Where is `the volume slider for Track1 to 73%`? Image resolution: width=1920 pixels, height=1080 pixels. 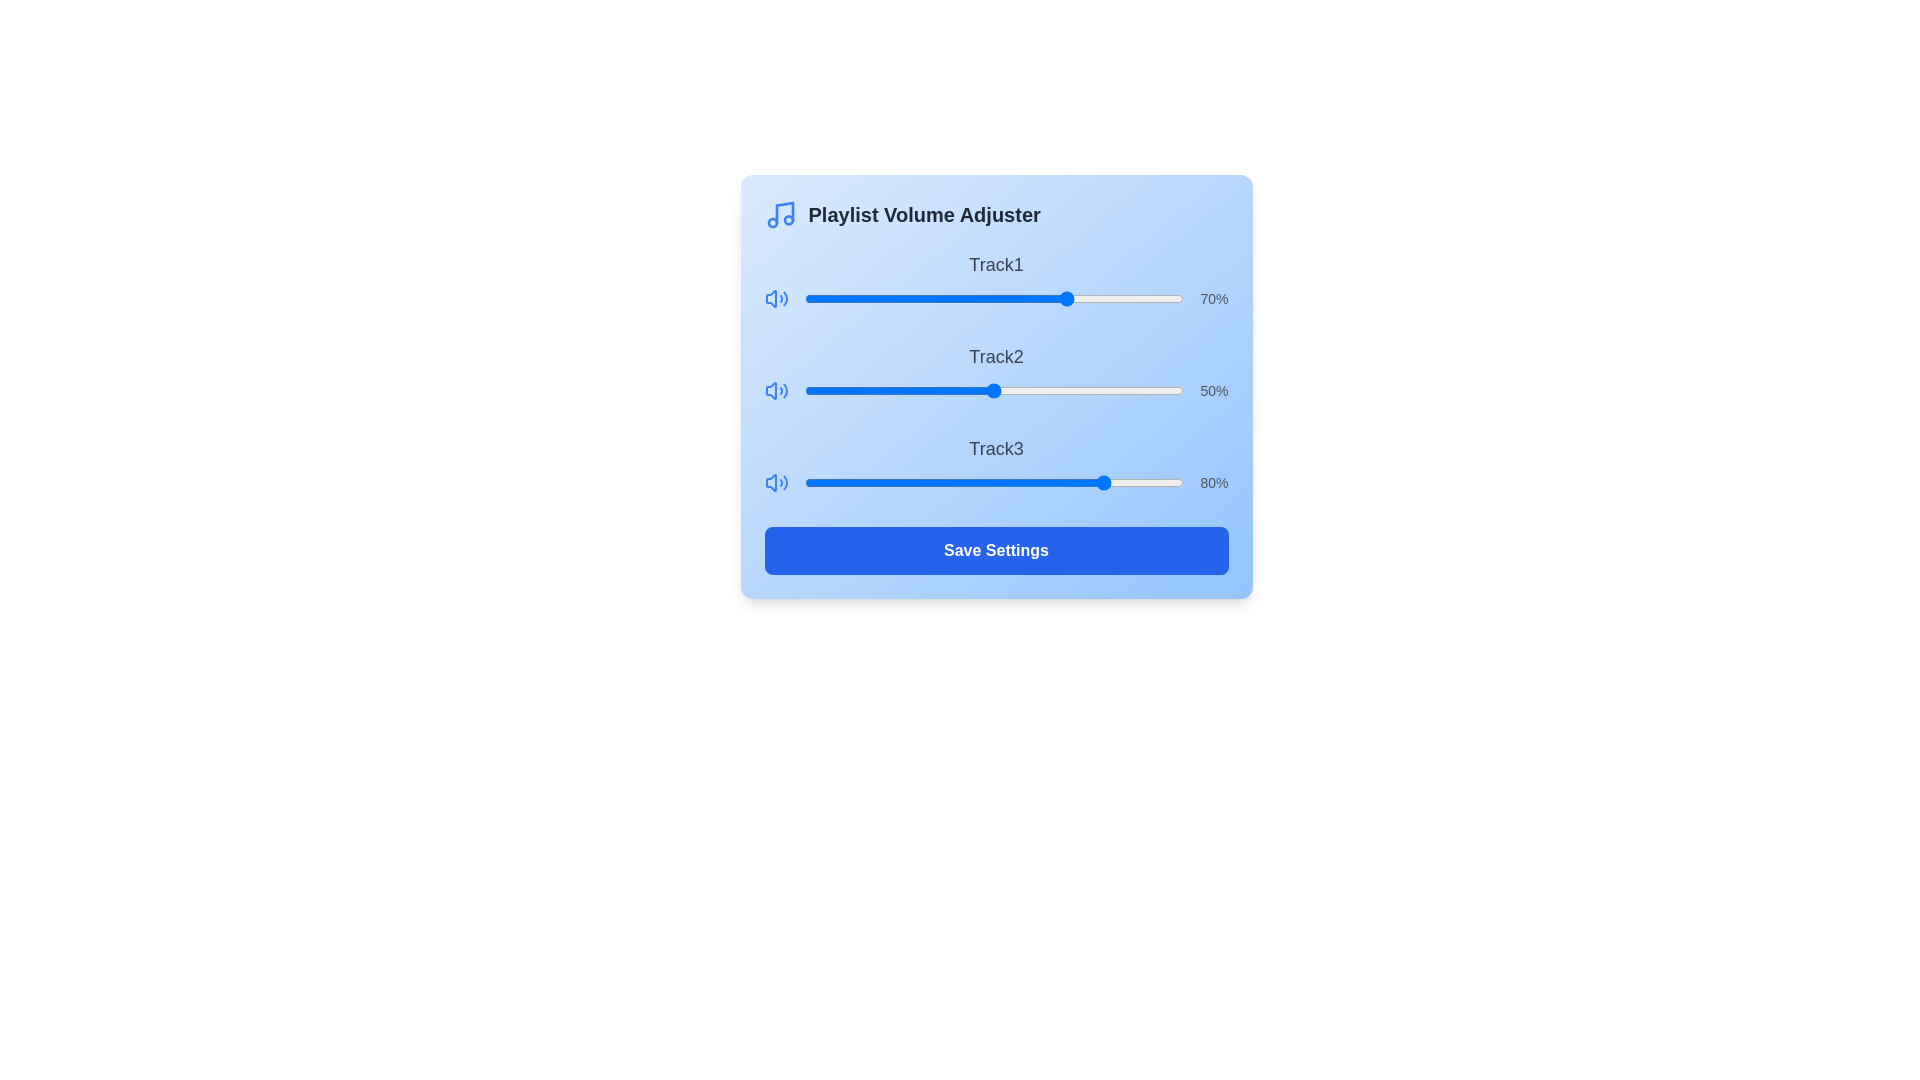 the volume slider for Track1 to 73% is located at coordinates (1080, 299).